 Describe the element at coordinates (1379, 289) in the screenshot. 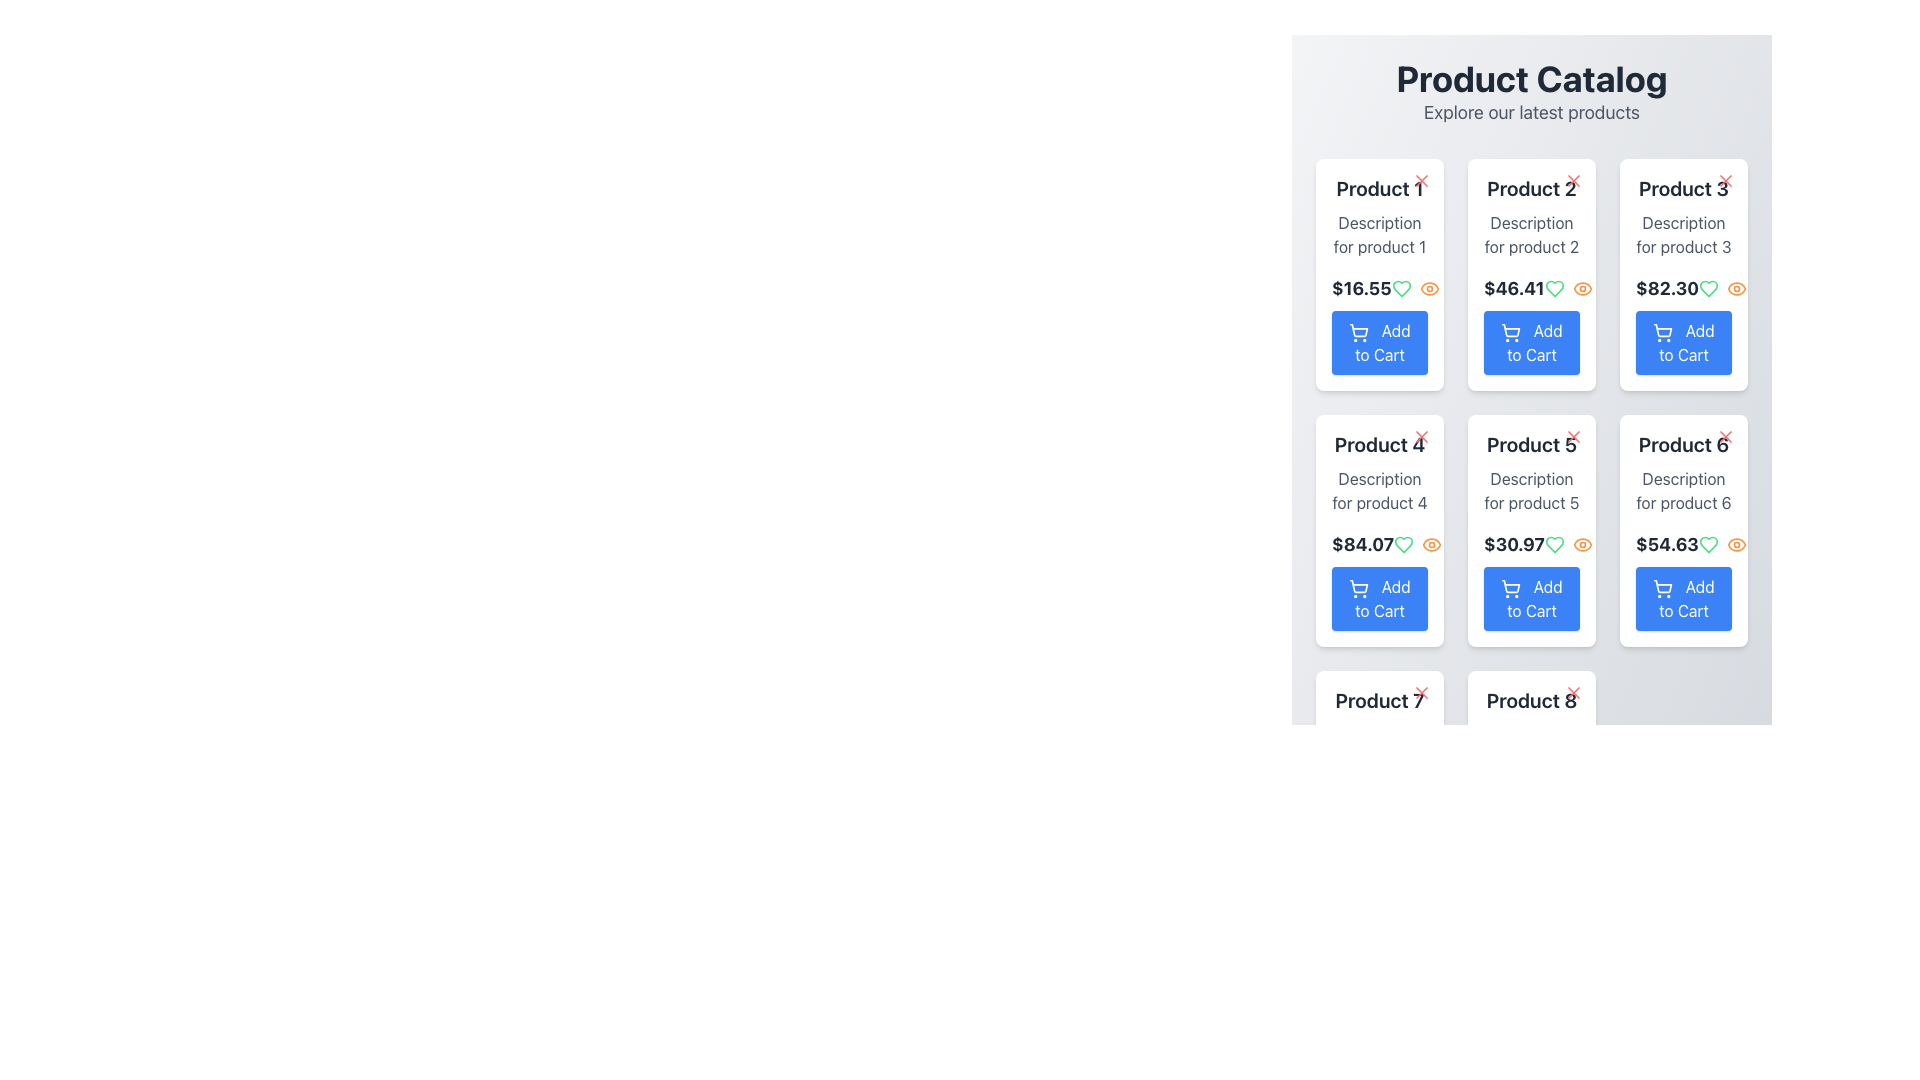

I see `price information from the Text Label located in the first product card, just below the description text and above the 'Add to Cart' button, aligned to the left` at that location.